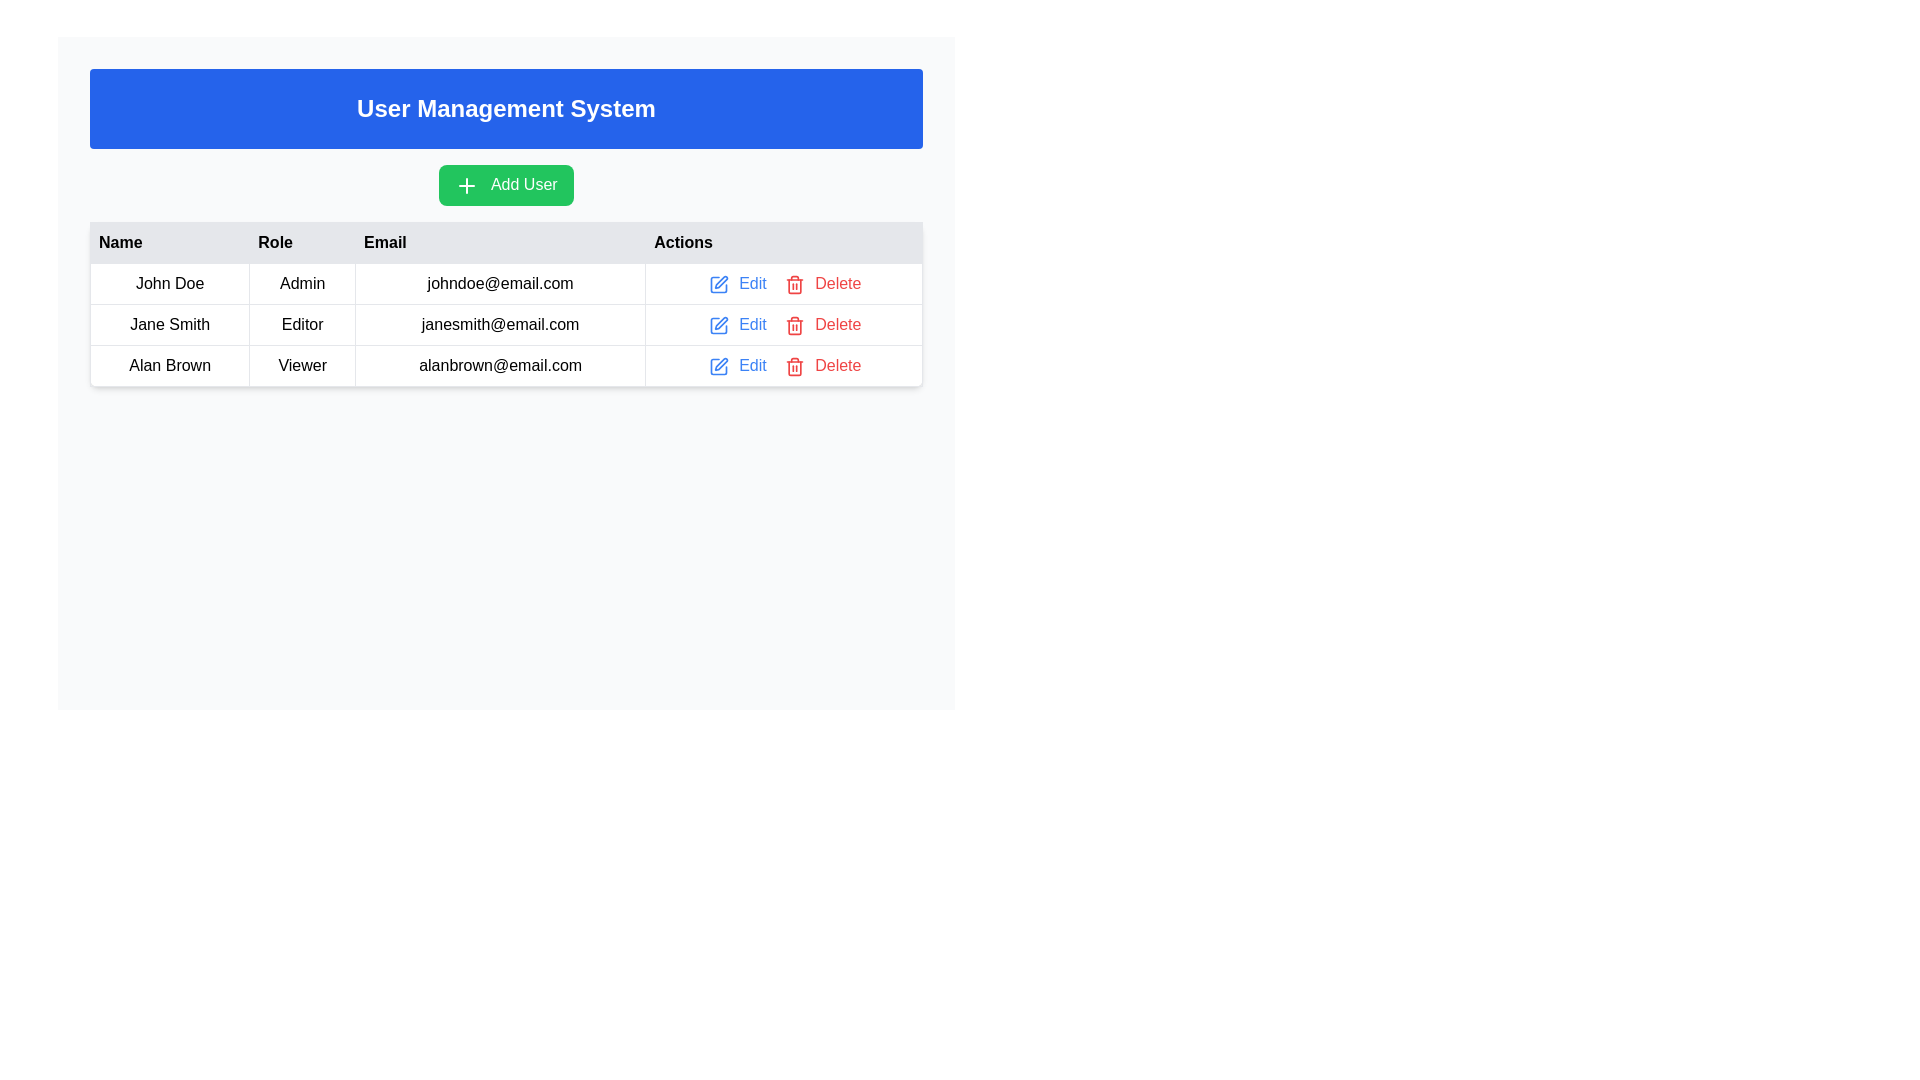 The image size is (1920, 1080). Describe the element at coordinates (718, 366) in the screenshot. I see `the blue pen icon in the Actions column of the table, located in the last row corresponding to user 'Alan Brown', to initiate the editing function` at that location.